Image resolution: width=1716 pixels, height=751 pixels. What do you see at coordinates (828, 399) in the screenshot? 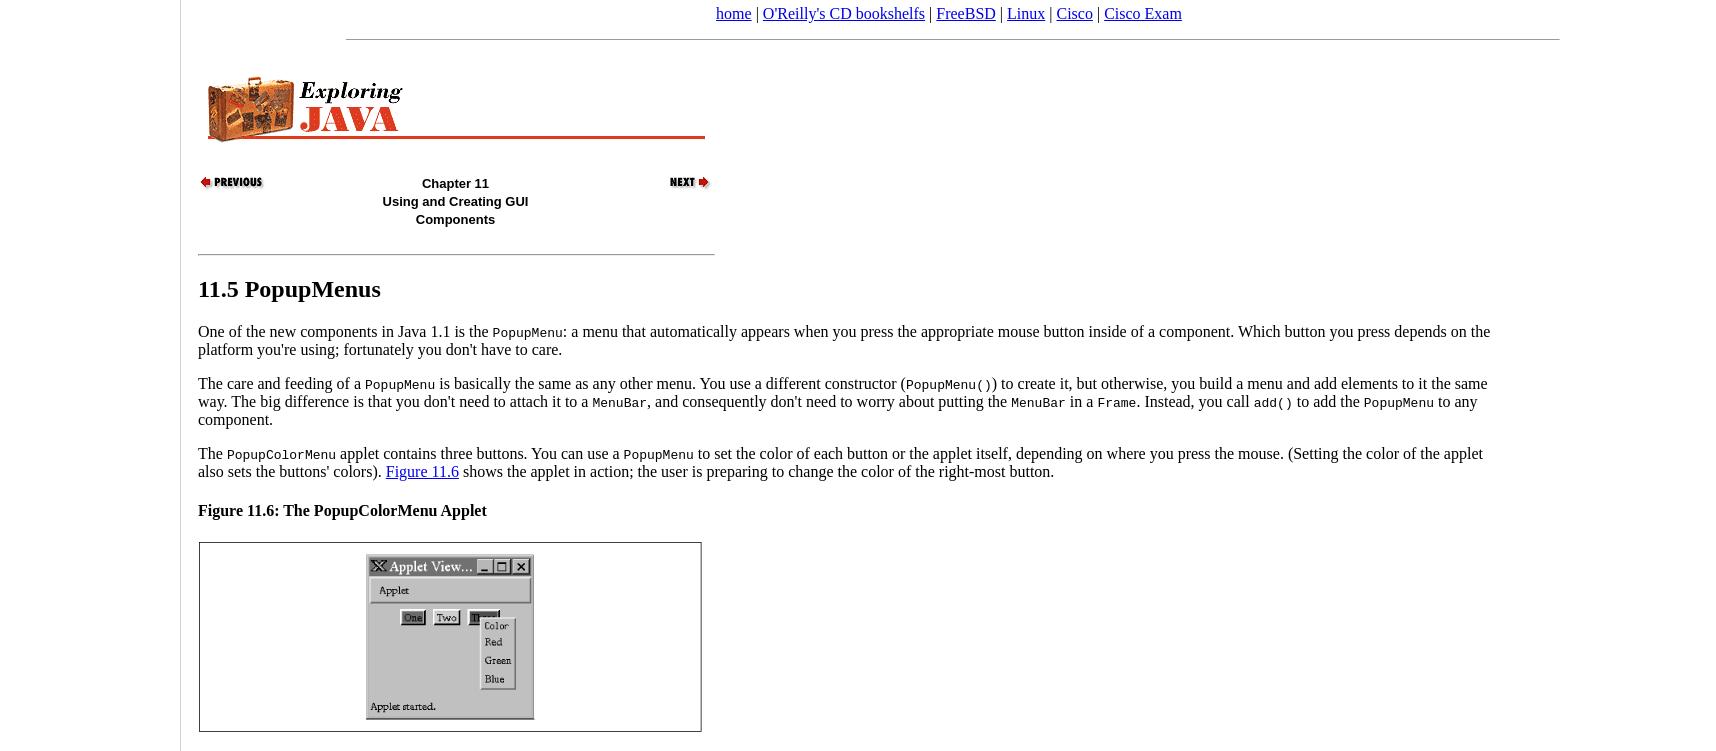
I see `', and consequently don't need to
worry about putting the'` at bounding box center [828, 399].